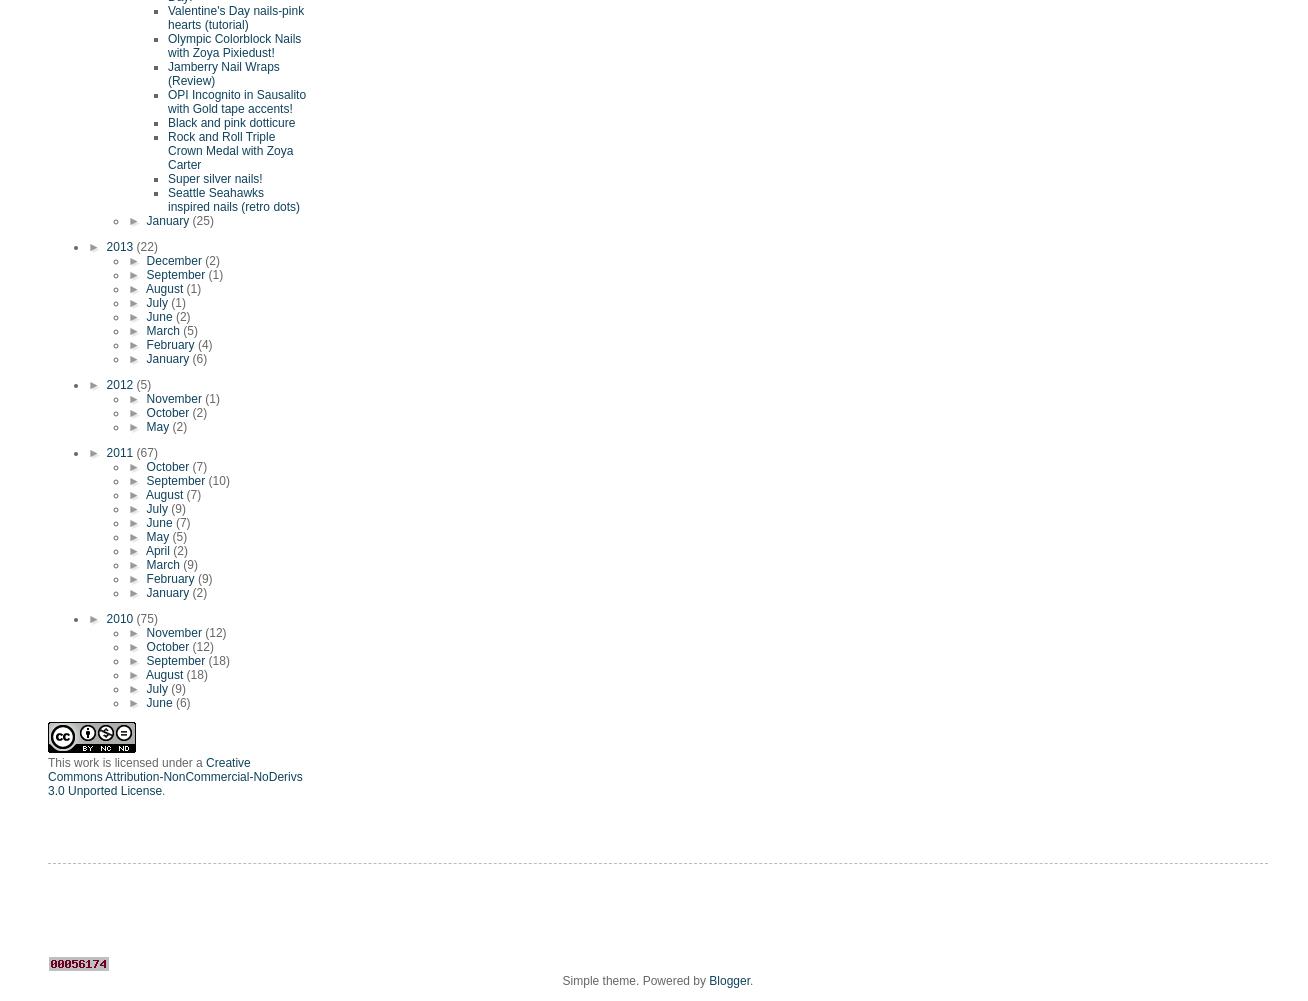  What do you see at coordinates (126, 762) in the screenshot?
I see `'This work is licensed under a'` at bounding box center [126, 762].